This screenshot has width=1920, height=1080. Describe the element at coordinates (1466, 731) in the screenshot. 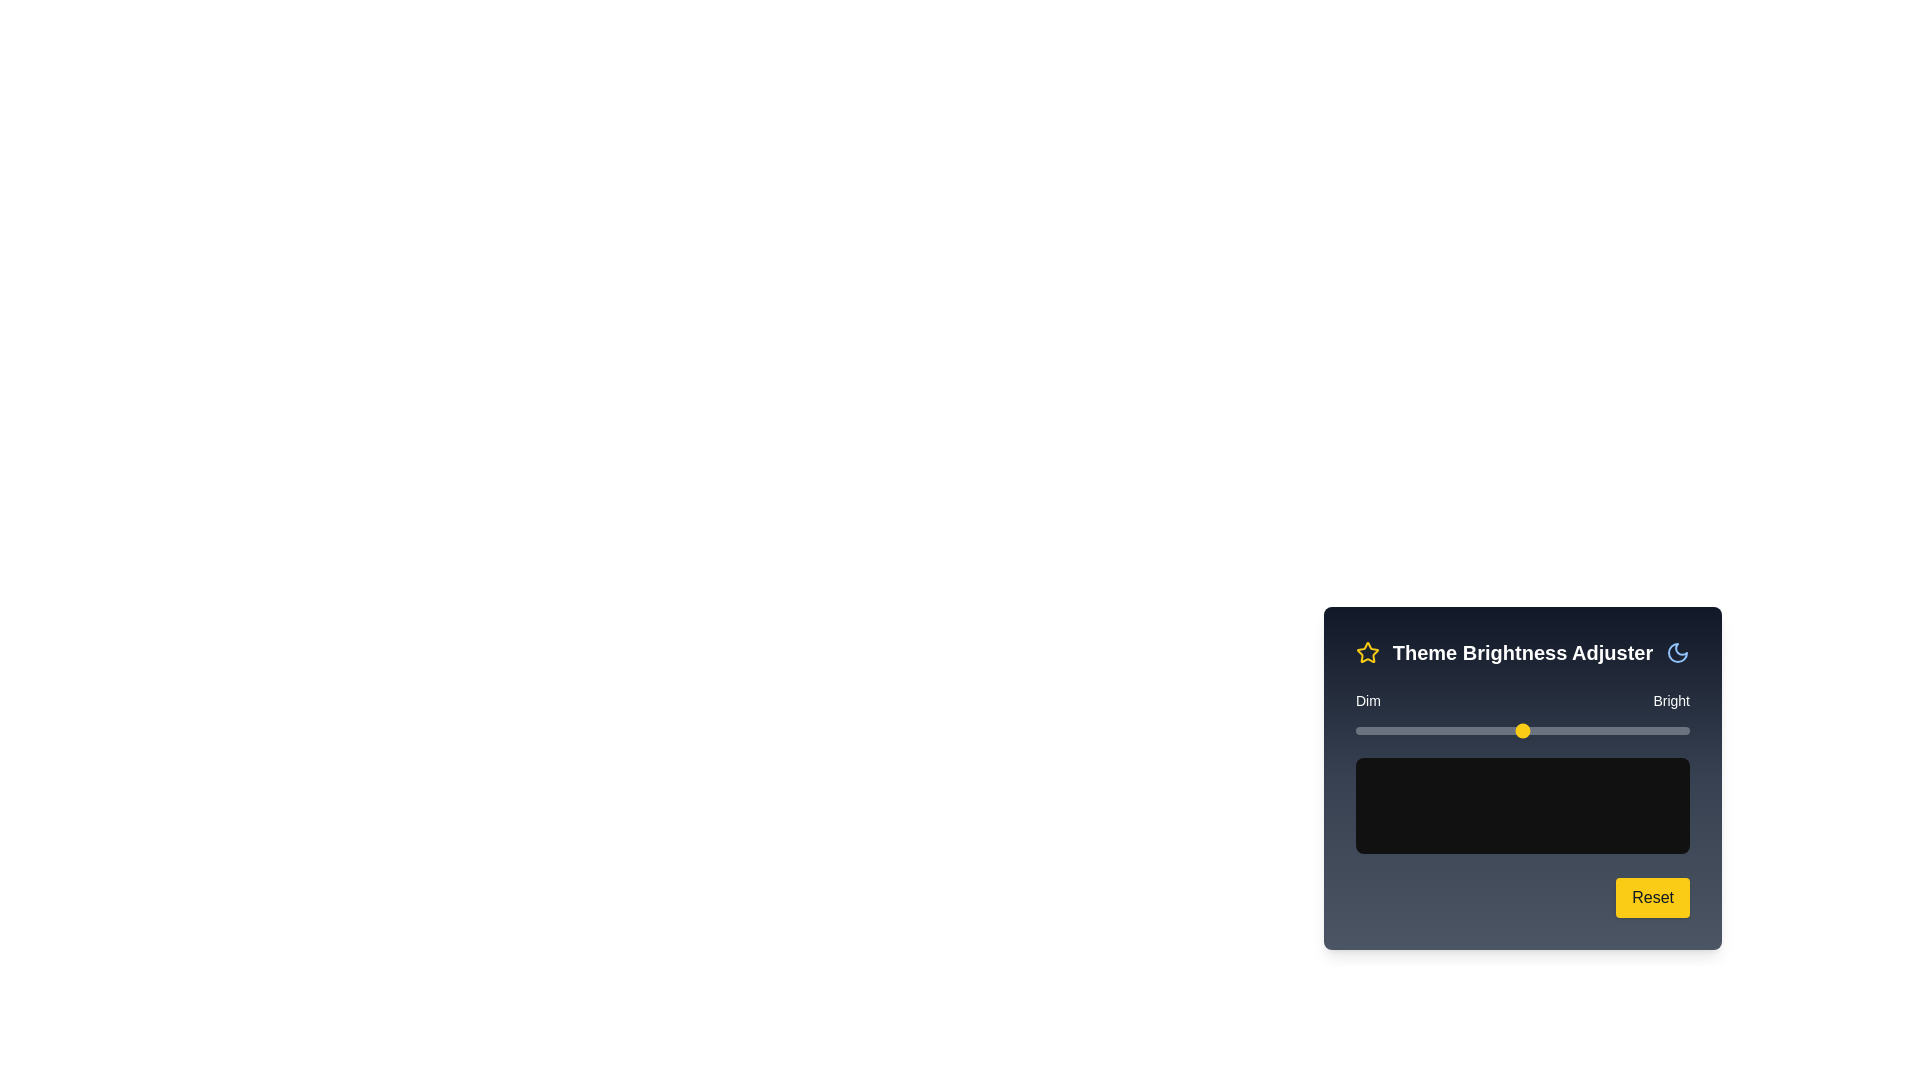

I see `the brightness slider to set the brightness to 33%` at that location.